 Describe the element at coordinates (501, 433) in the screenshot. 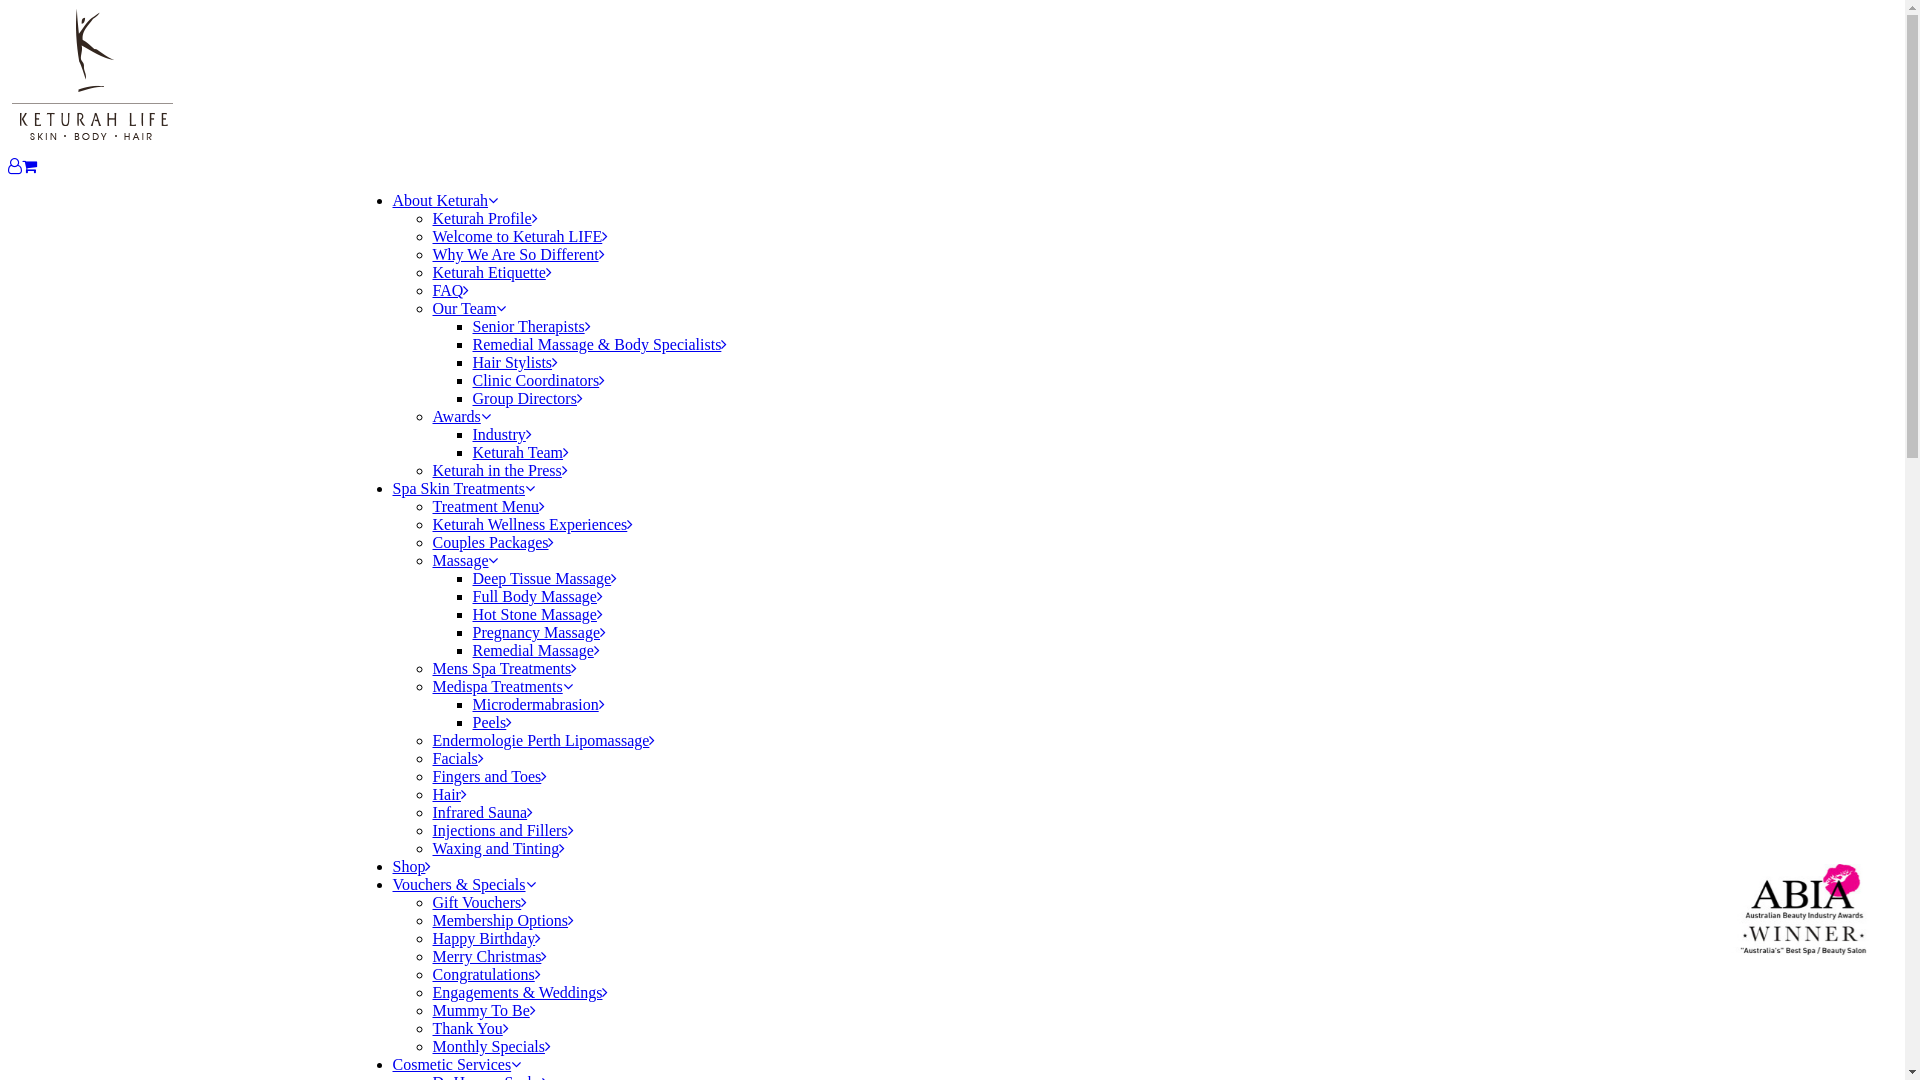

I see `'Industry'` at that location.